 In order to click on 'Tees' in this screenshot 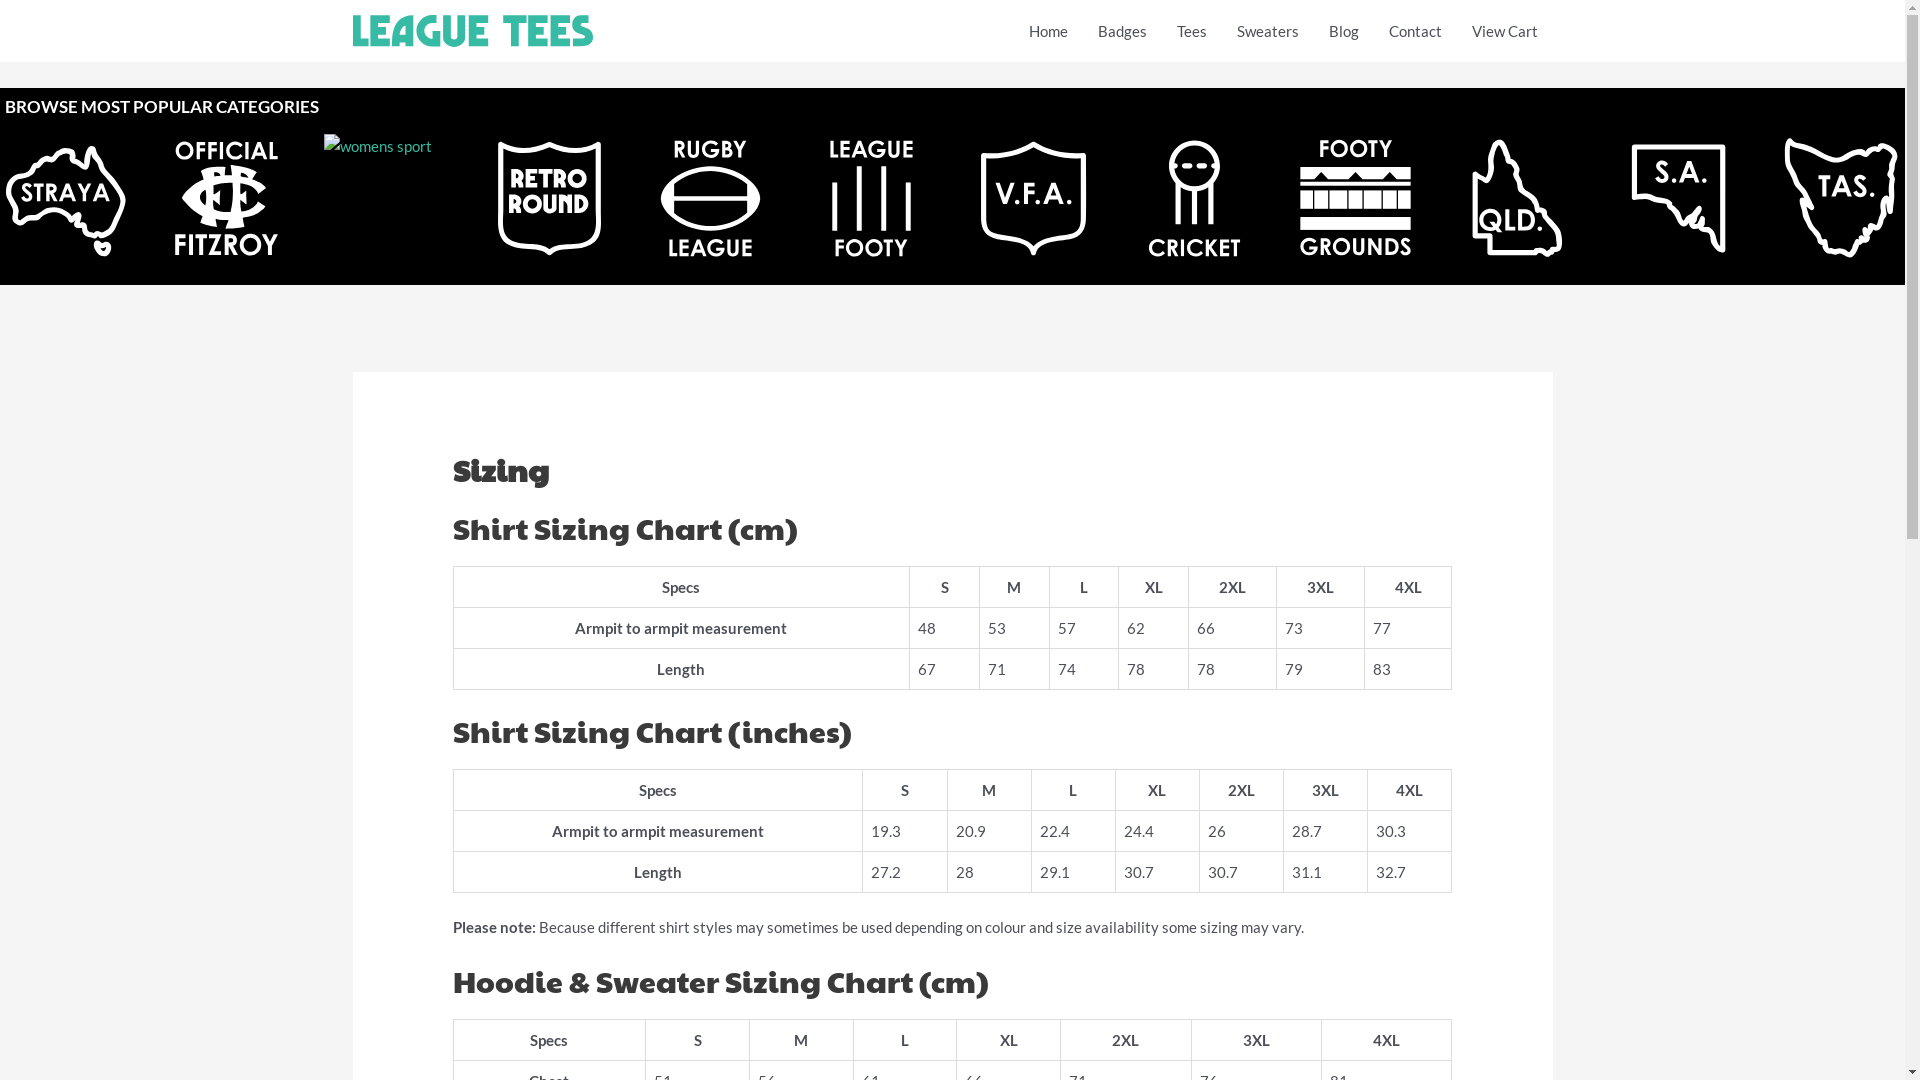, I will do `click(1191, 30)`.